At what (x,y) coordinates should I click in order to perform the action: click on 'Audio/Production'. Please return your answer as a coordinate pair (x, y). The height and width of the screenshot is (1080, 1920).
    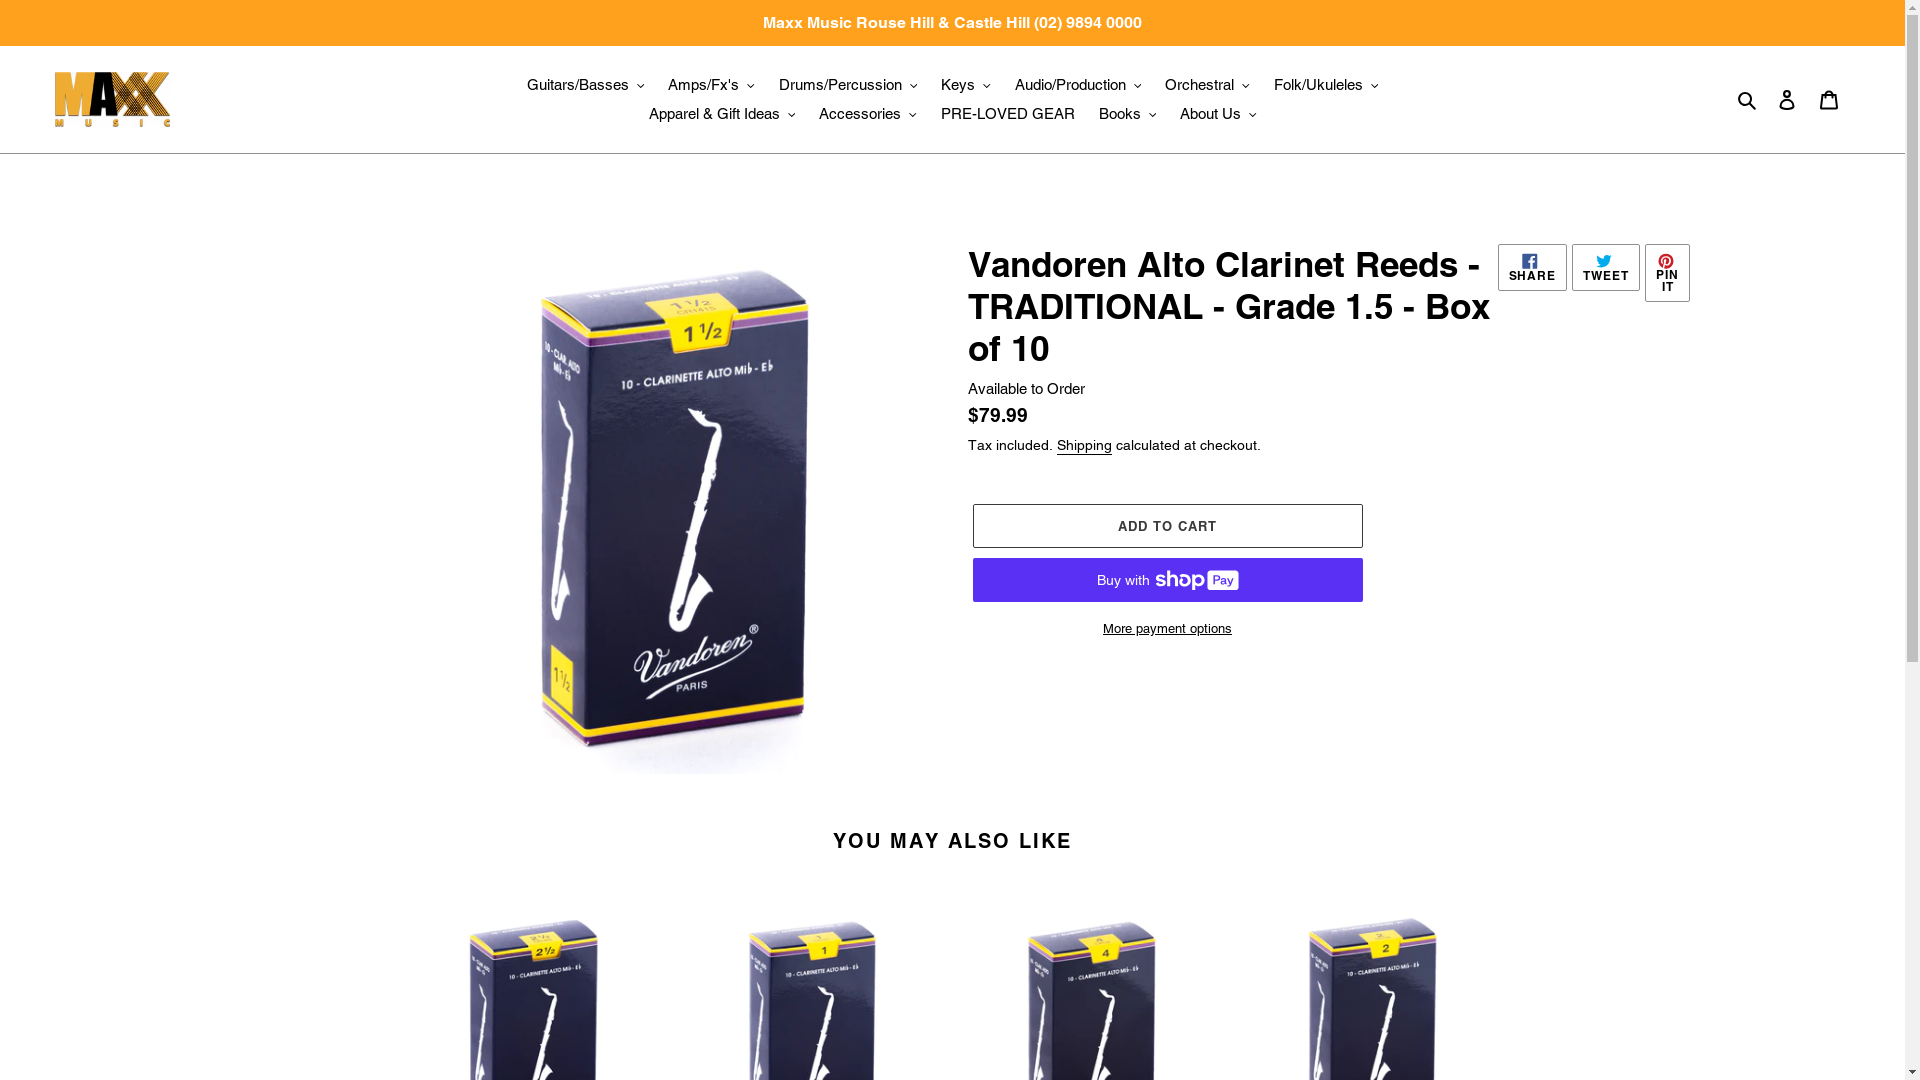
    Looking at the image, I should click on (1077, 84).